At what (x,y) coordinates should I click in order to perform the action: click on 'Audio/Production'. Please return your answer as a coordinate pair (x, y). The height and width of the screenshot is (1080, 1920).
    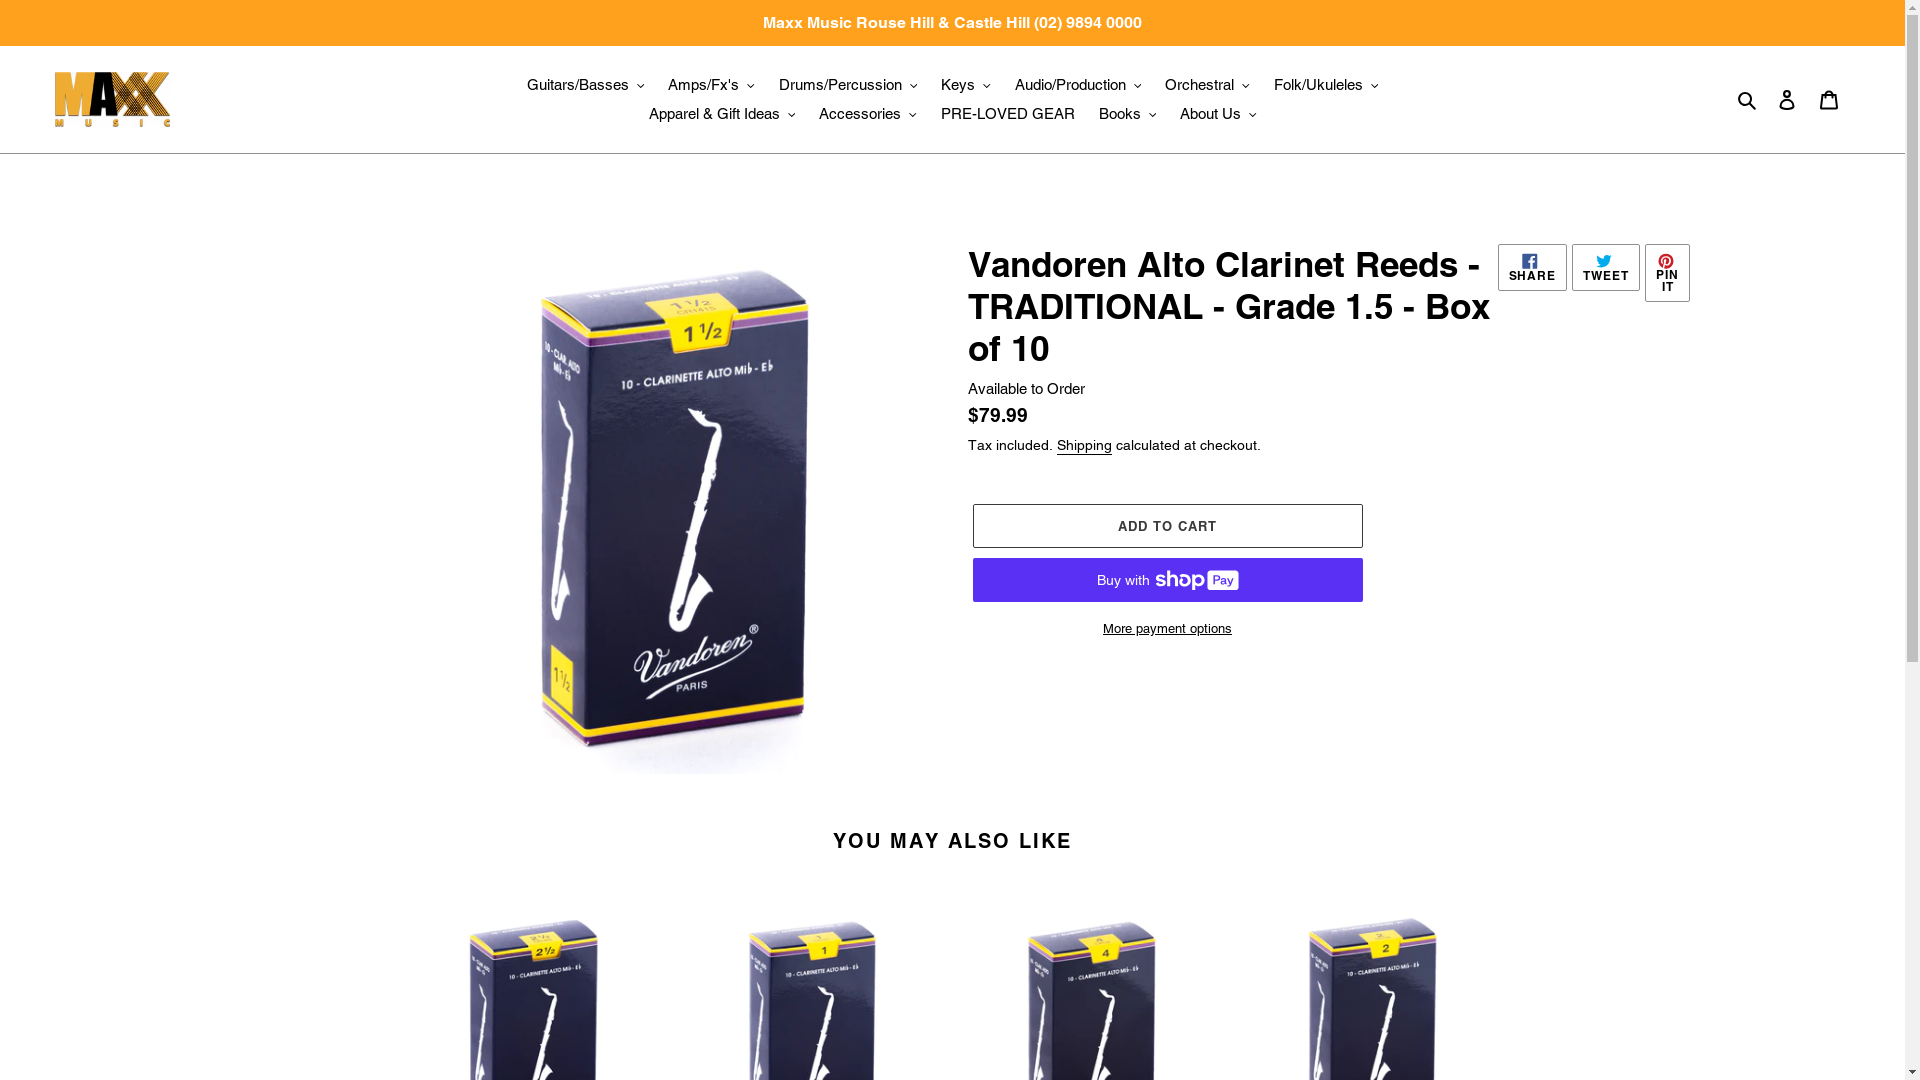
    Looking at the image, I should click on (1077, 84).